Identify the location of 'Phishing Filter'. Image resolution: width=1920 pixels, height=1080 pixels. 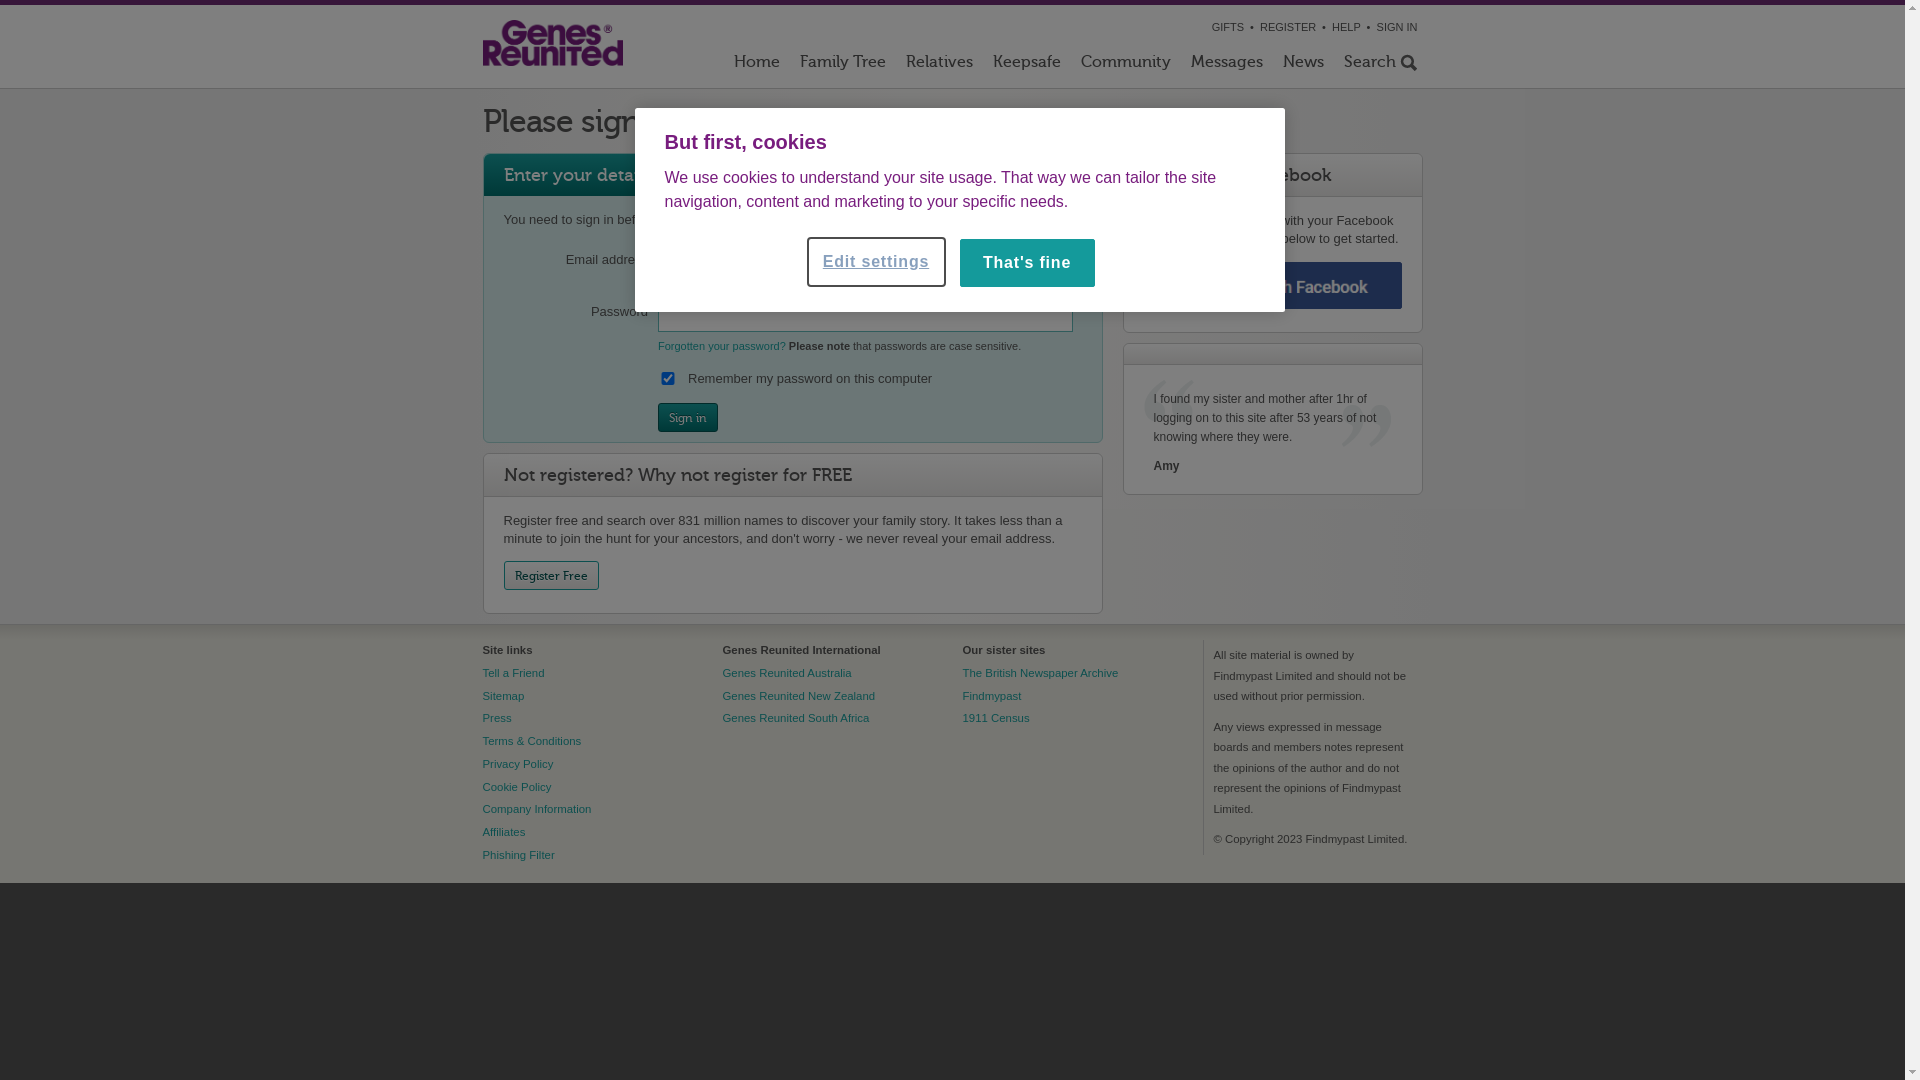
(518, 855).